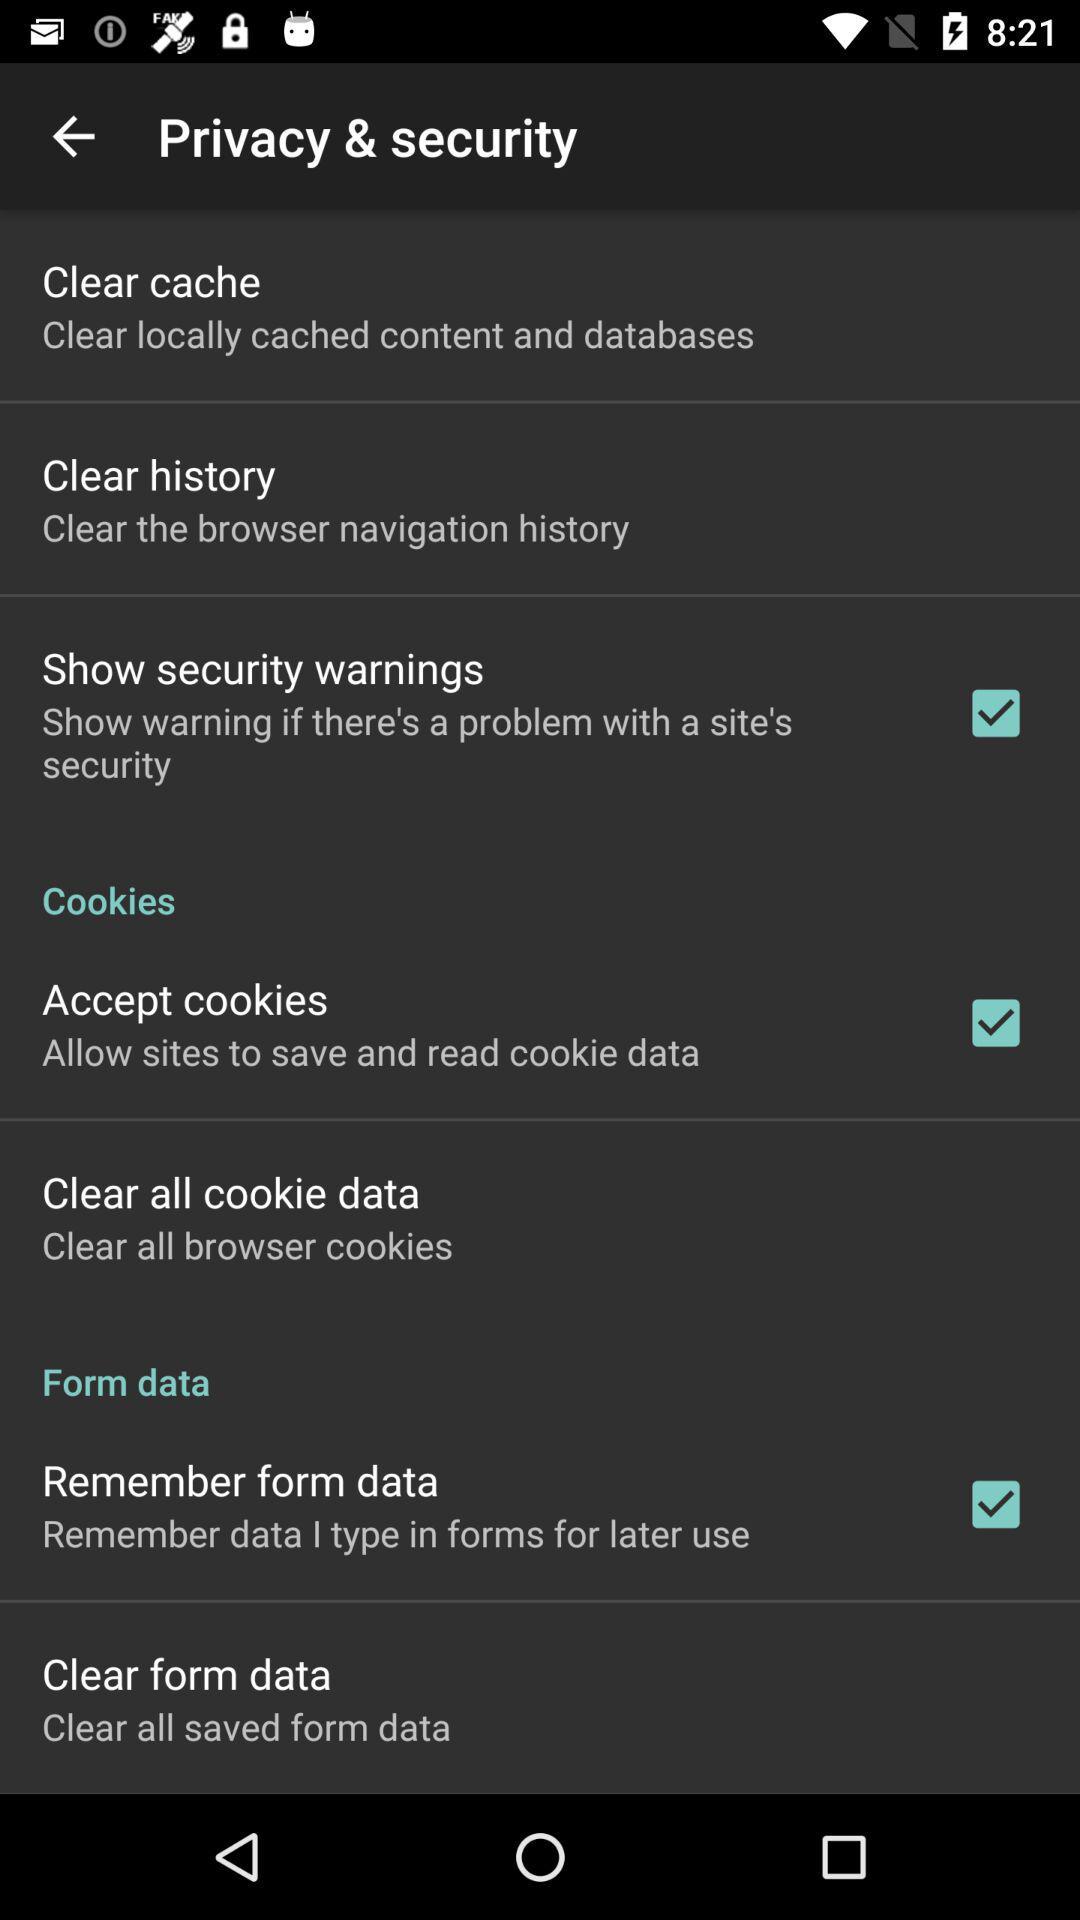 This screenshot has height=1920, width=1080. Describe the element at coordinates (72, 135) in the screenshot. I see `app above the clear cache app` at that location.